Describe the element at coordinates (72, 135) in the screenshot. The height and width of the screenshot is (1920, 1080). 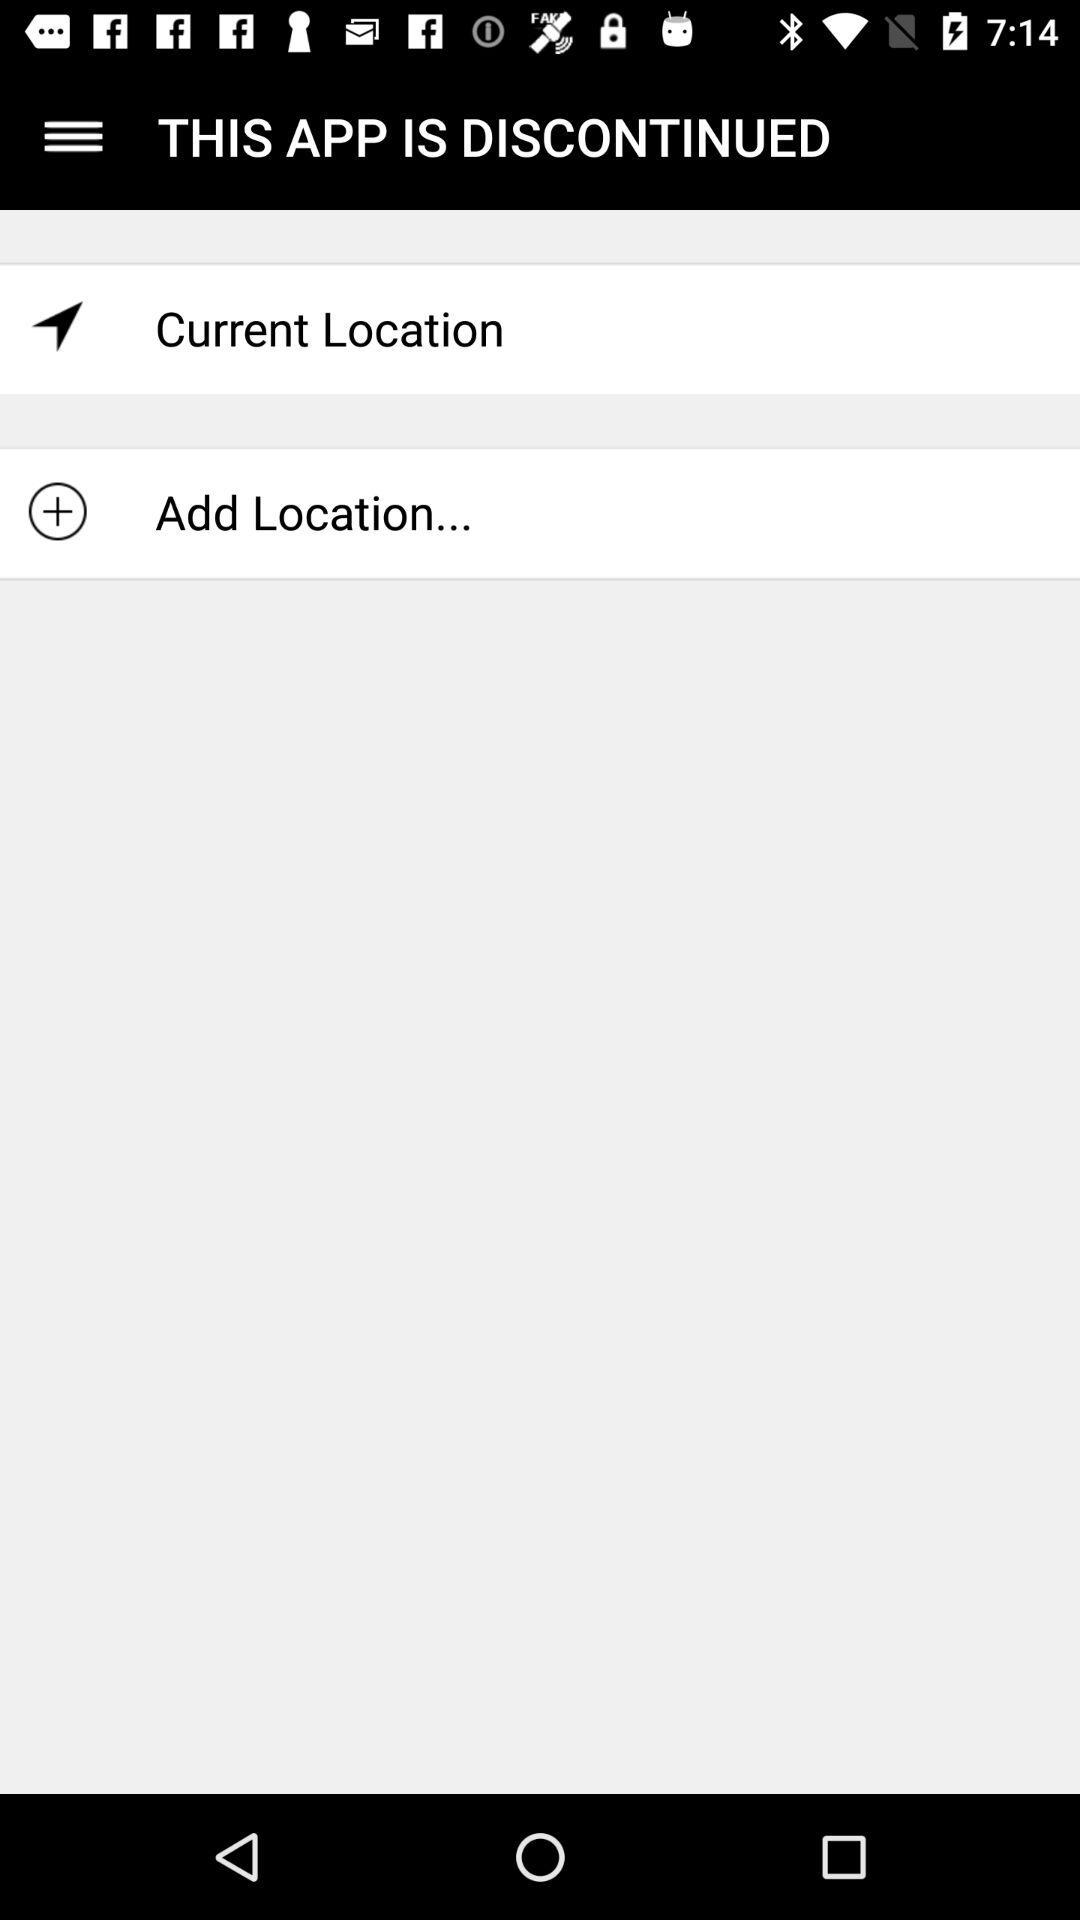
I see `menu button` at that location.